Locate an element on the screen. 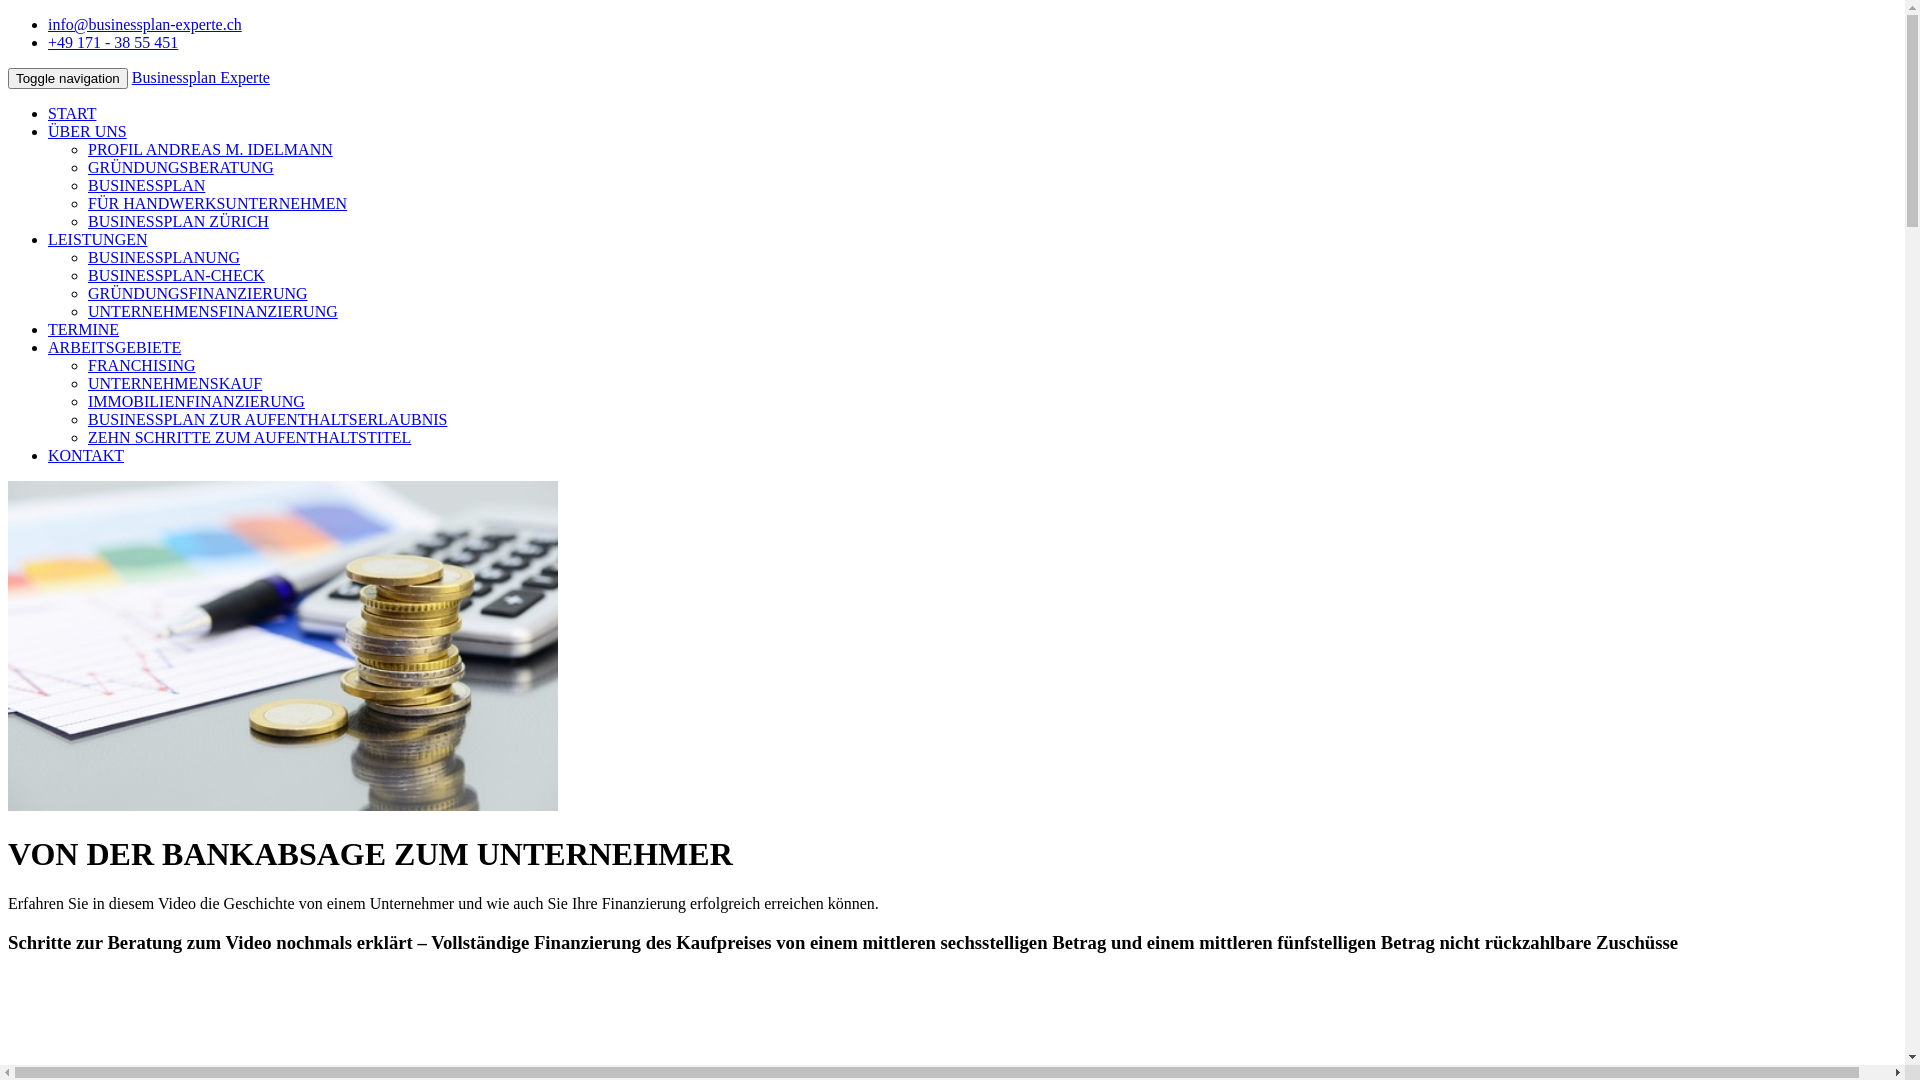 The height and width of the screenshot is (1080, 1920). 'KONTAKT' is located at coordinates (48, 455).